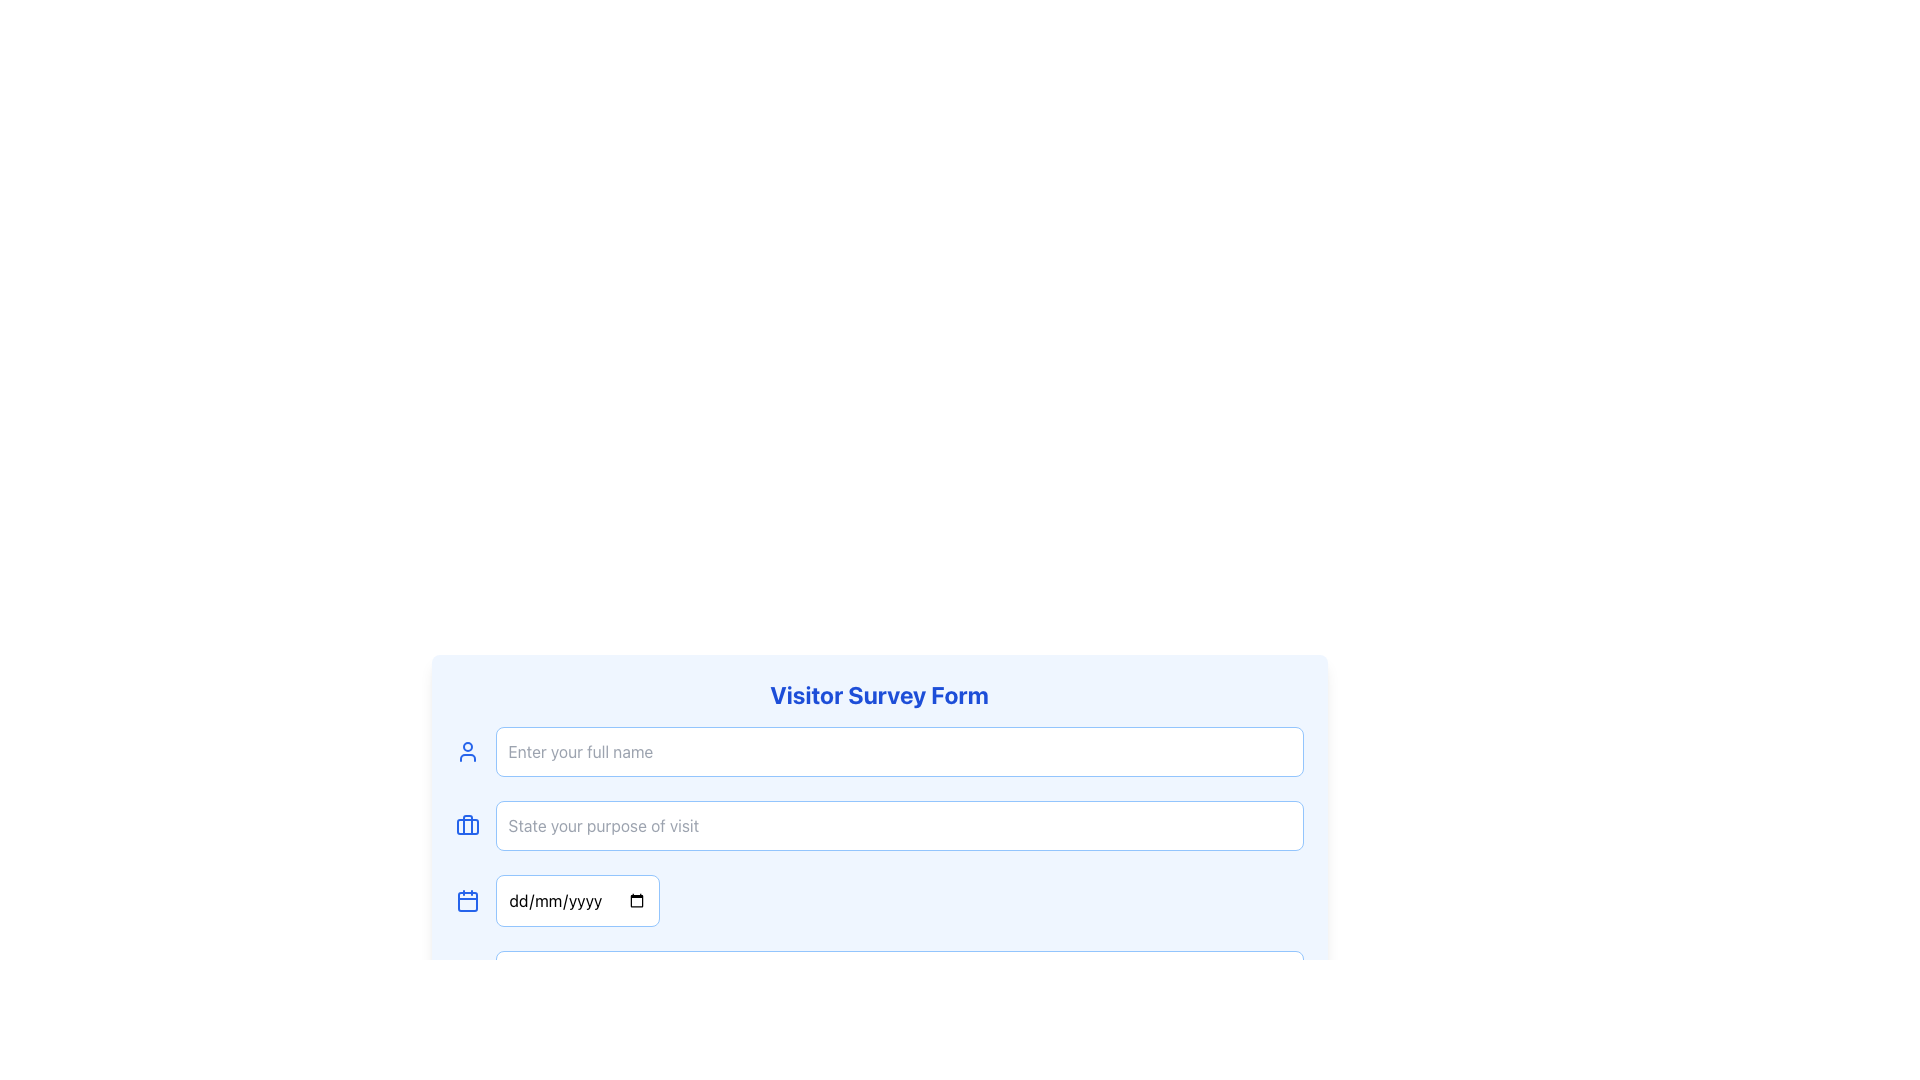 This screenshot has height=1080, width=1920. I want to click on the primary SVG graphical component that resembles a square outline with rounded corners, located beneath the user survey form, so click(466, 999).